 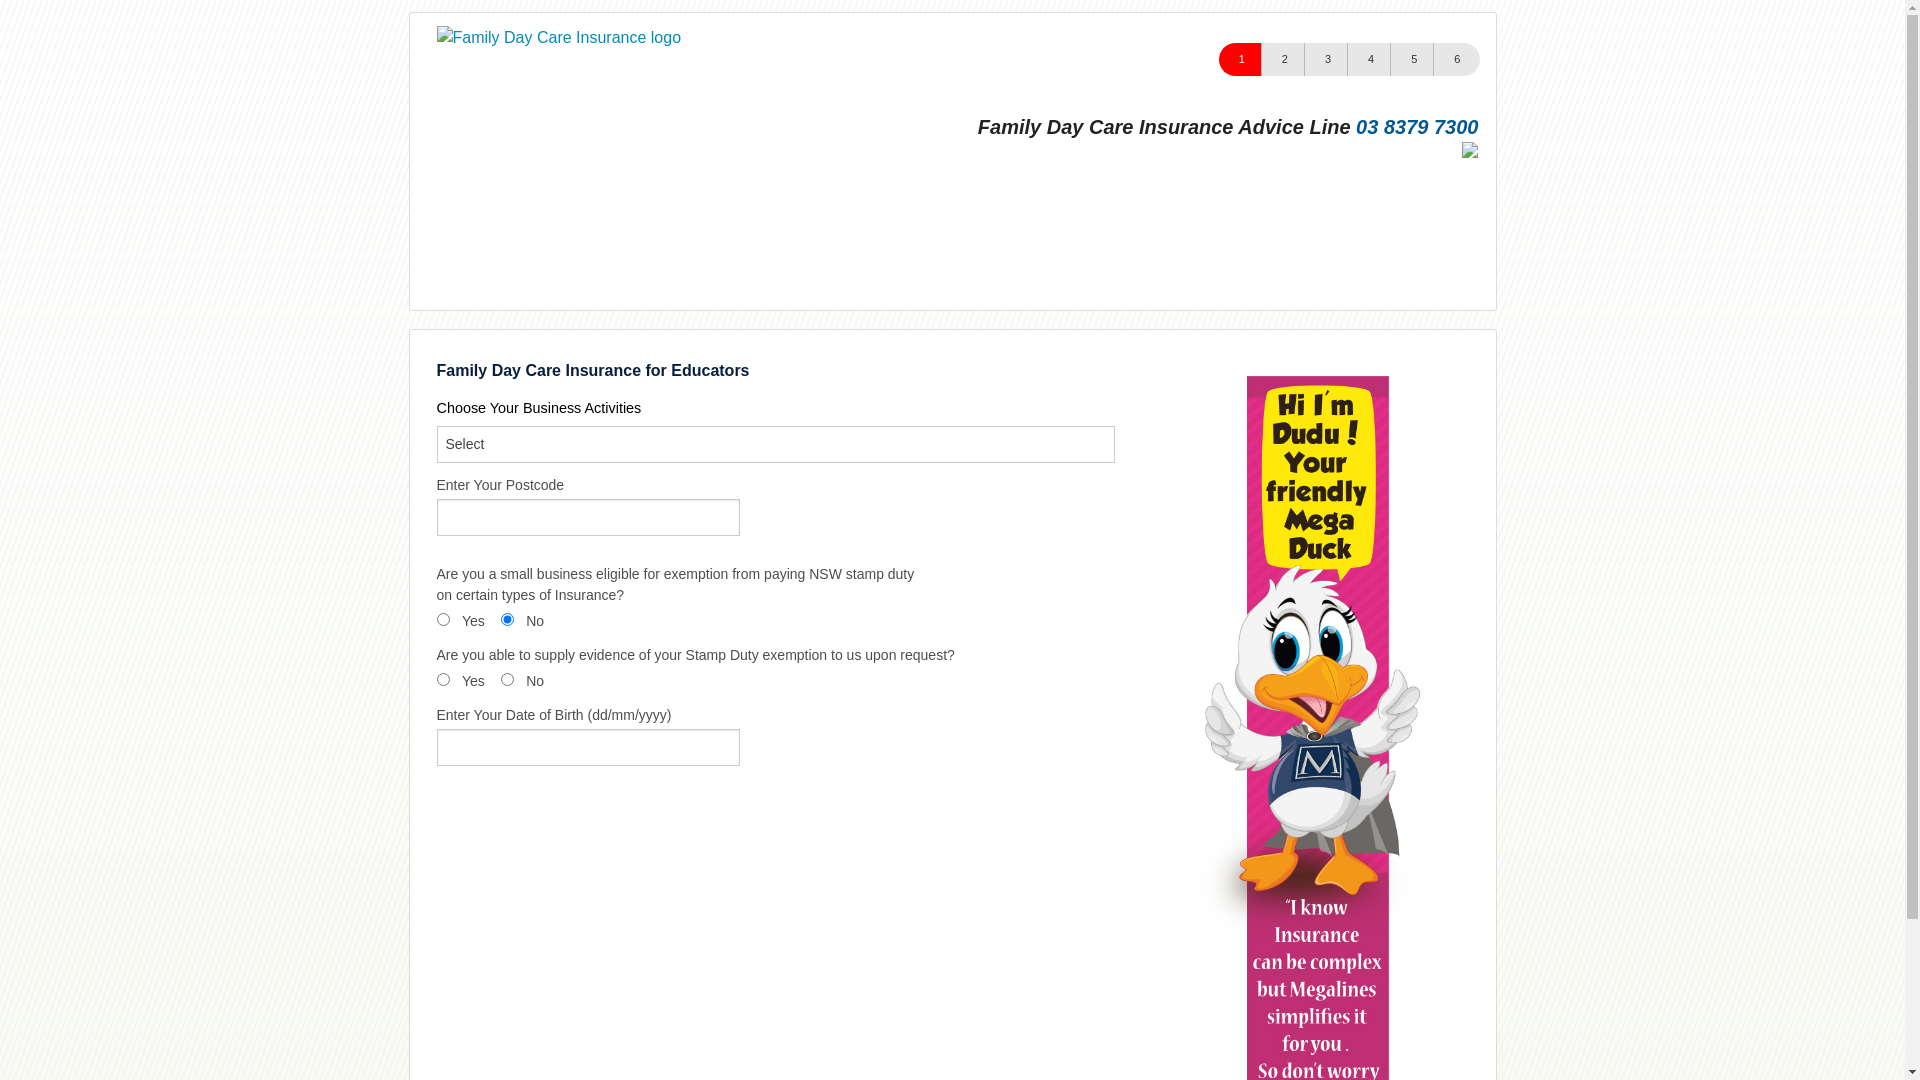 What do you see at coordinates (1456, 58) in the screenshot?
I see `'6'` at bounding box center [1456, 58].